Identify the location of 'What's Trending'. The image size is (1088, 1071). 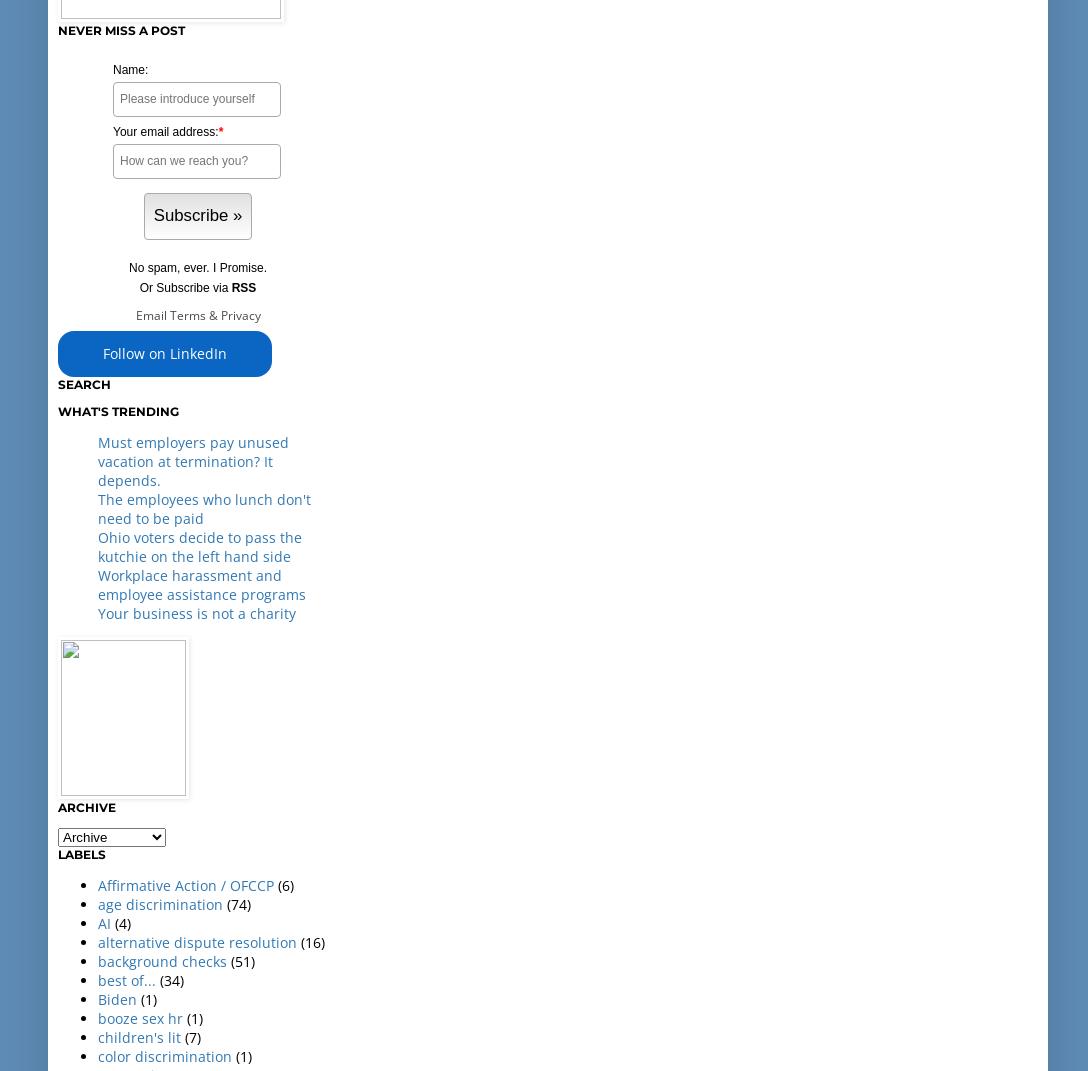
(118, 410).